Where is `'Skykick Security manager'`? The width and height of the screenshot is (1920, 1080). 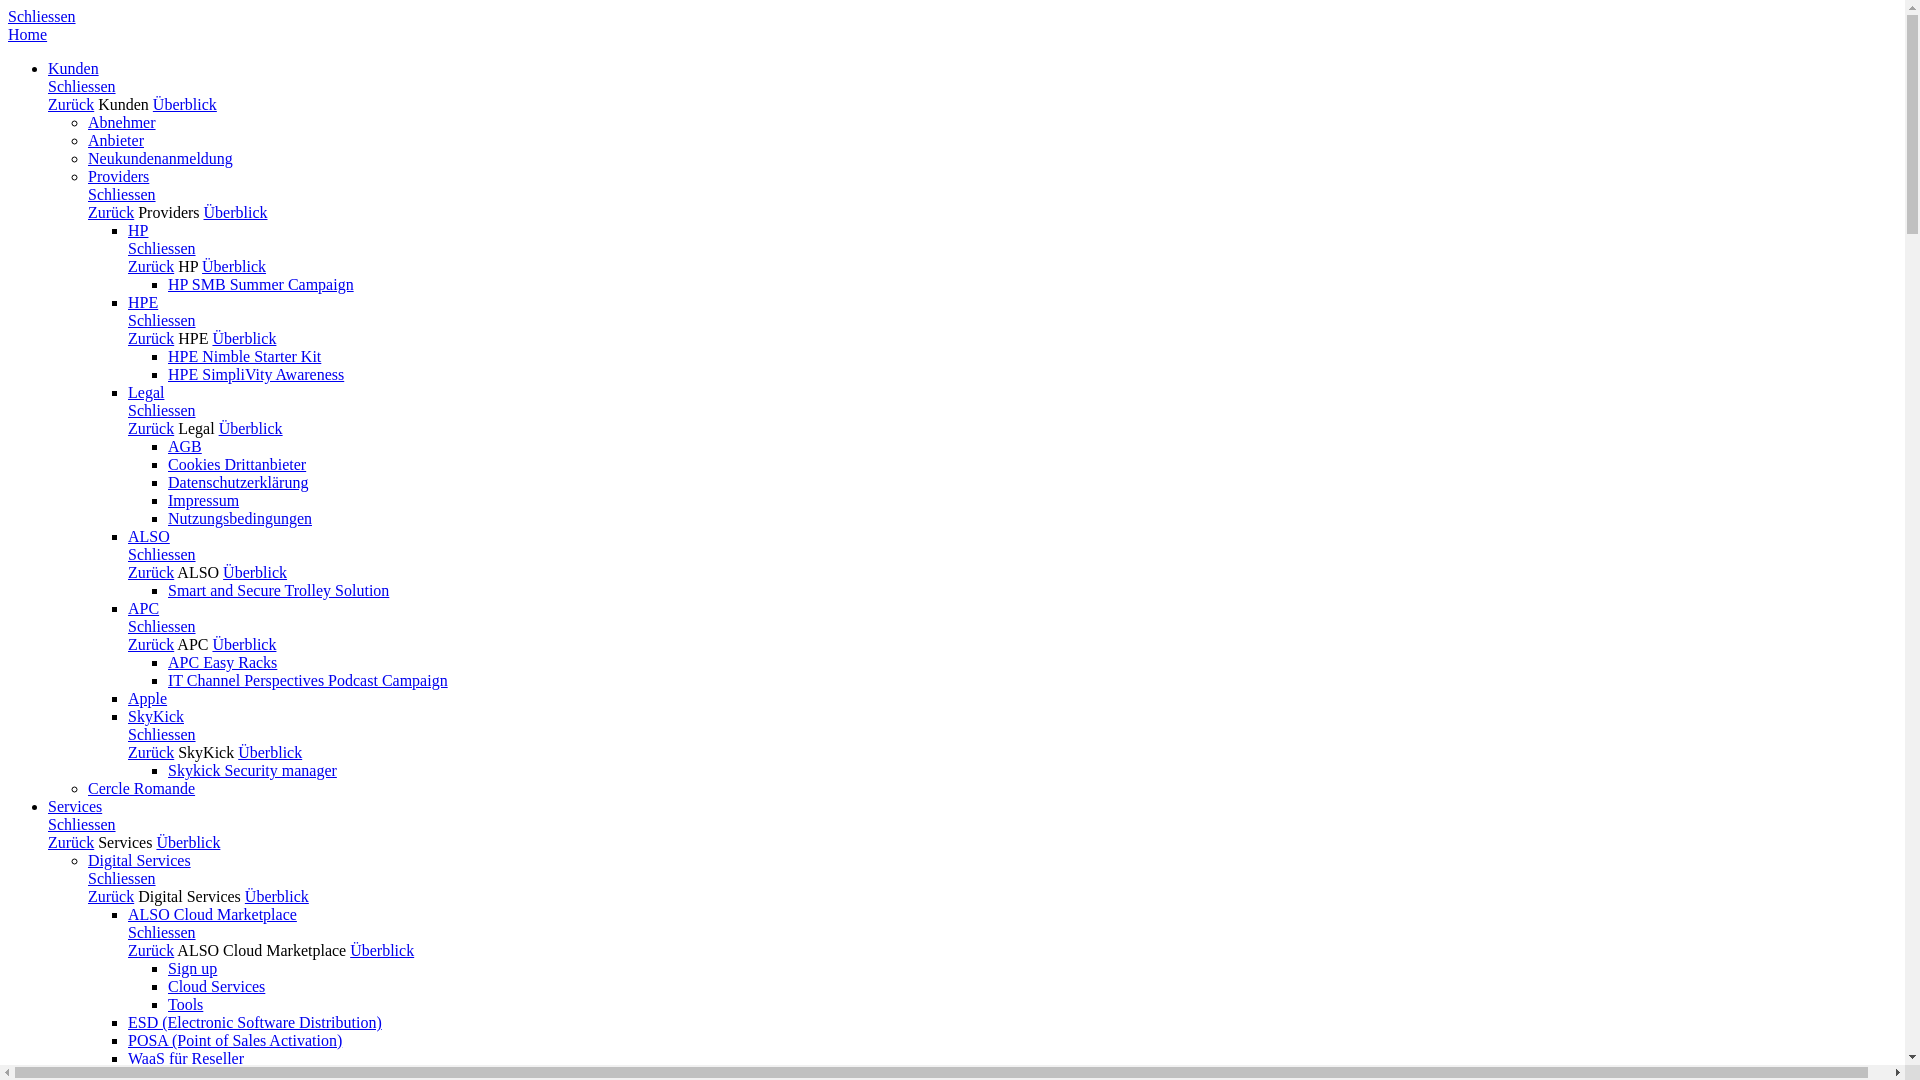
'Skykick Security manager' is located at coordinates (168, 769).